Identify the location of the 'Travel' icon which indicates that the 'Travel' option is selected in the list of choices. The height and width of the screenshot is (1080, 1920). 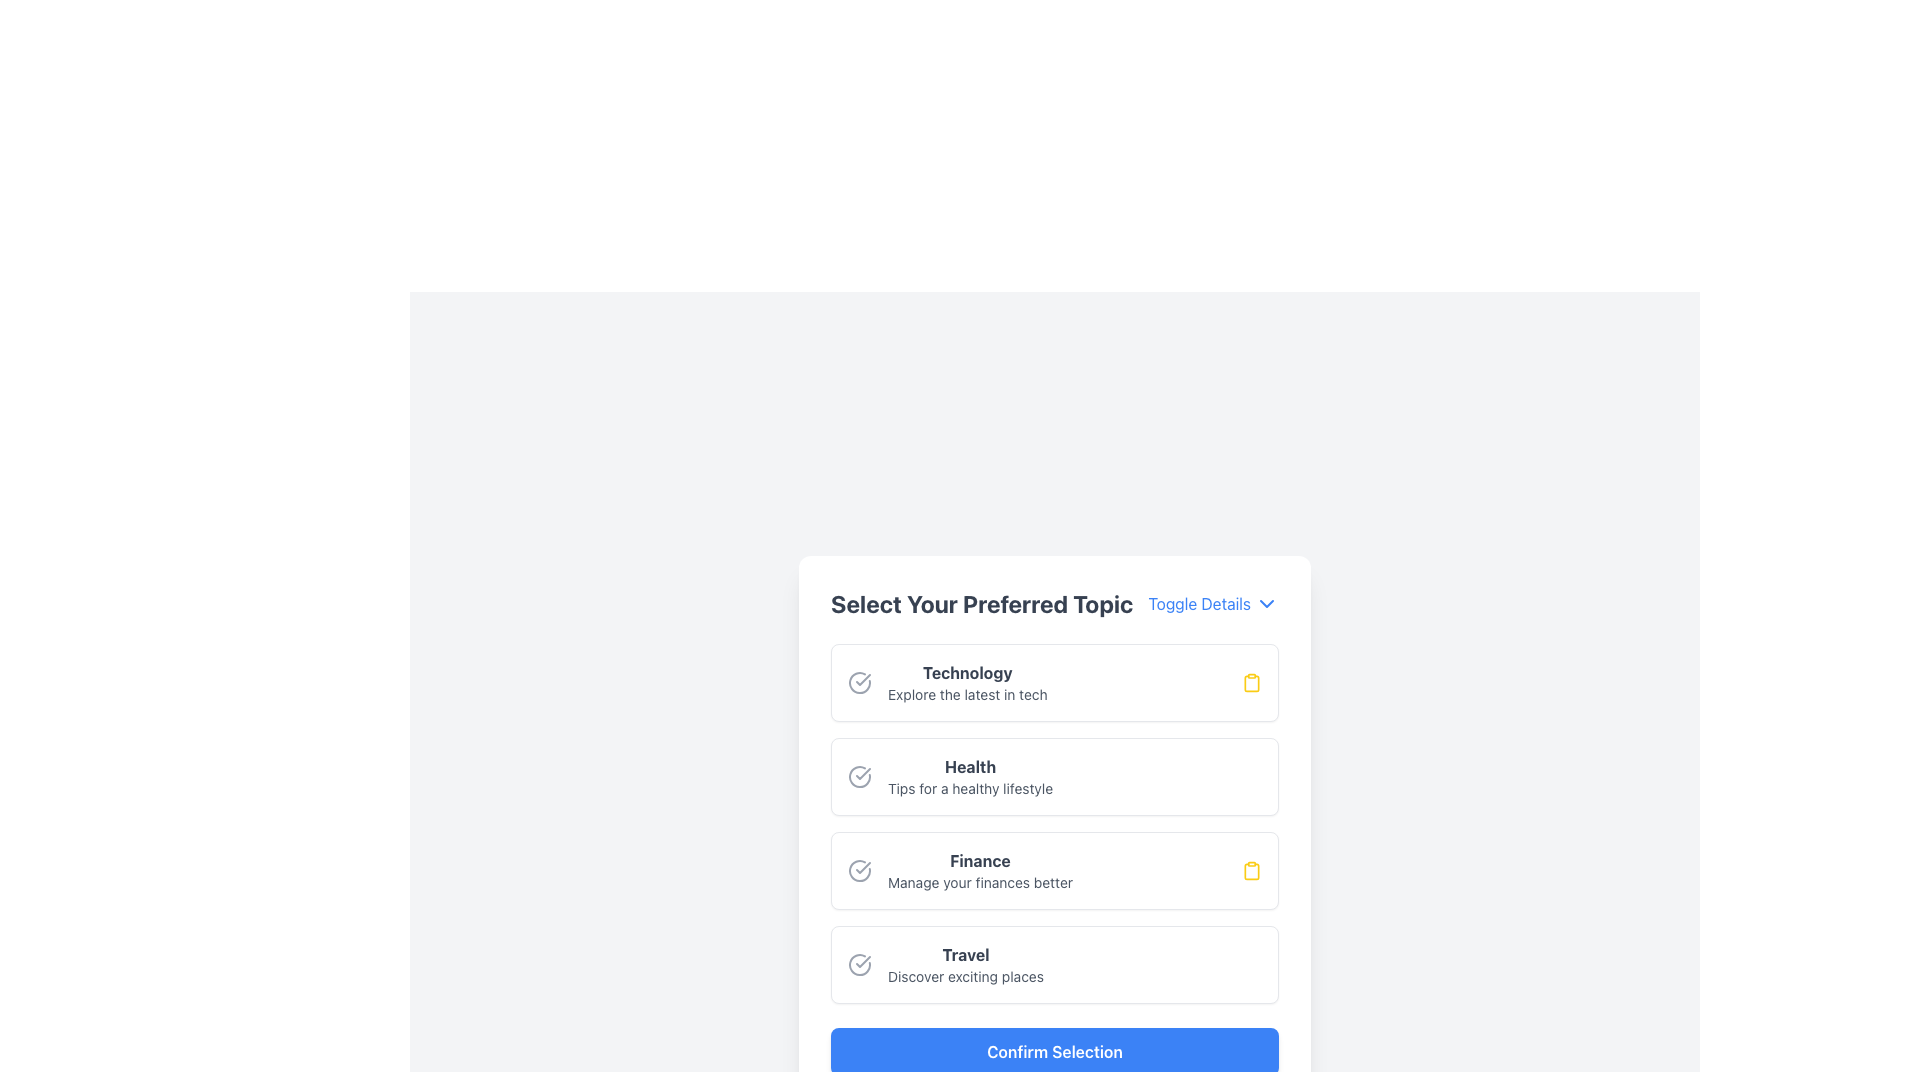
(859, 963).